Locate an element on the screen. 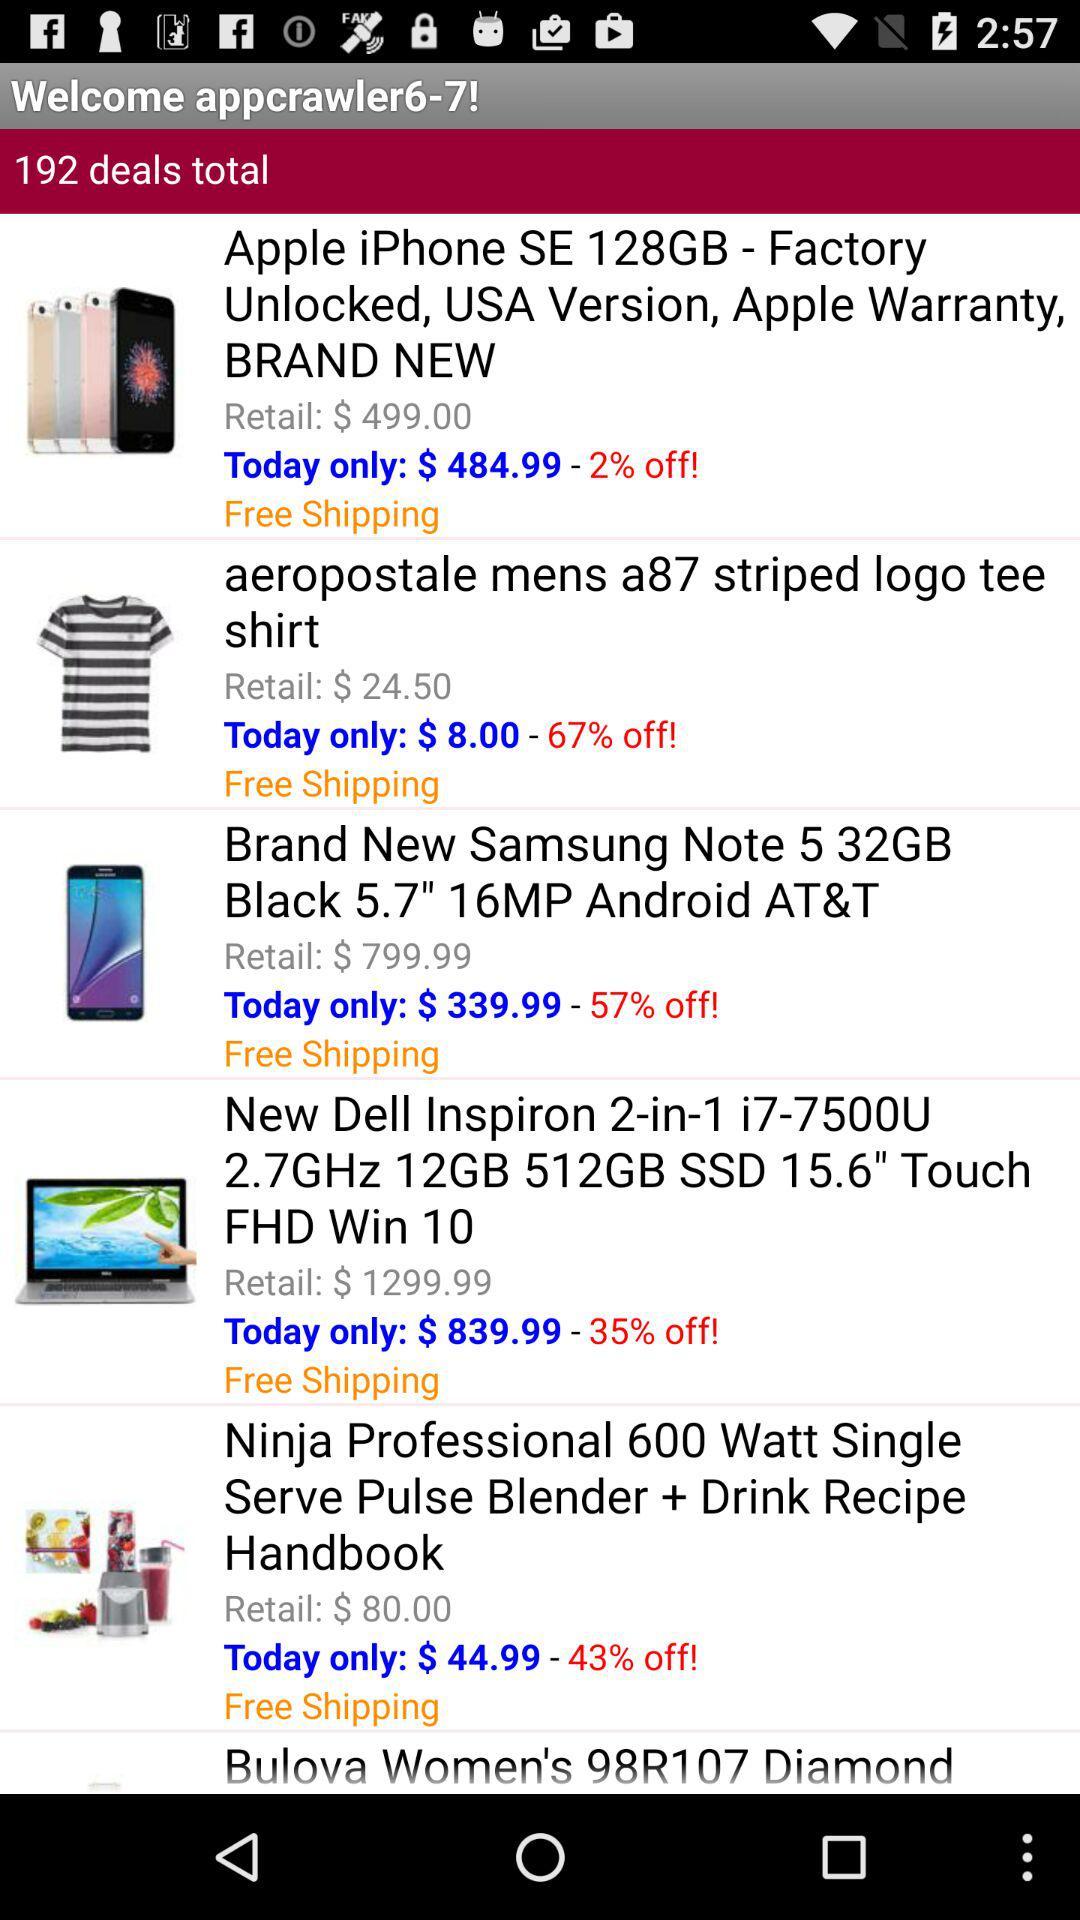  the new dell inspiron app is located at coordinates (651, 1168).